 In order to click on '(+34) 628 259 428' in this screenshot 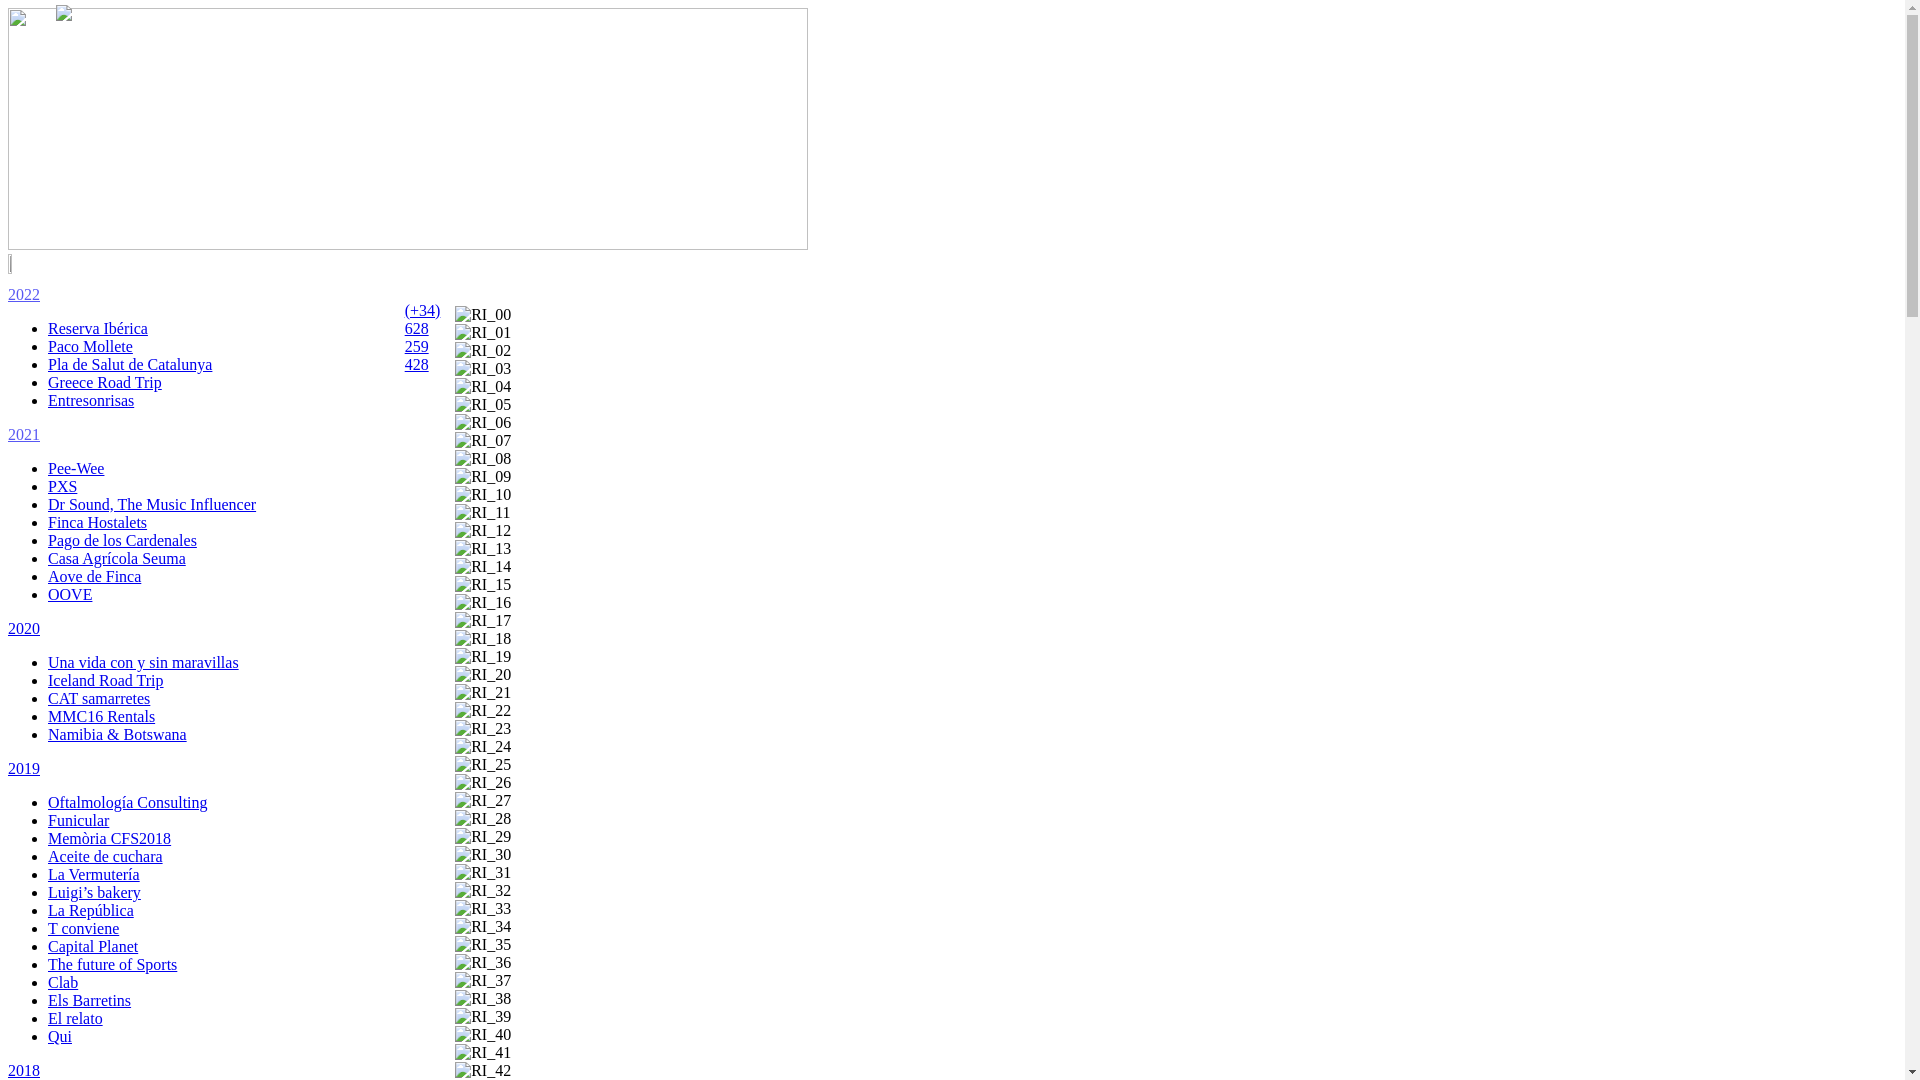, I will do `click(421, 336)`.